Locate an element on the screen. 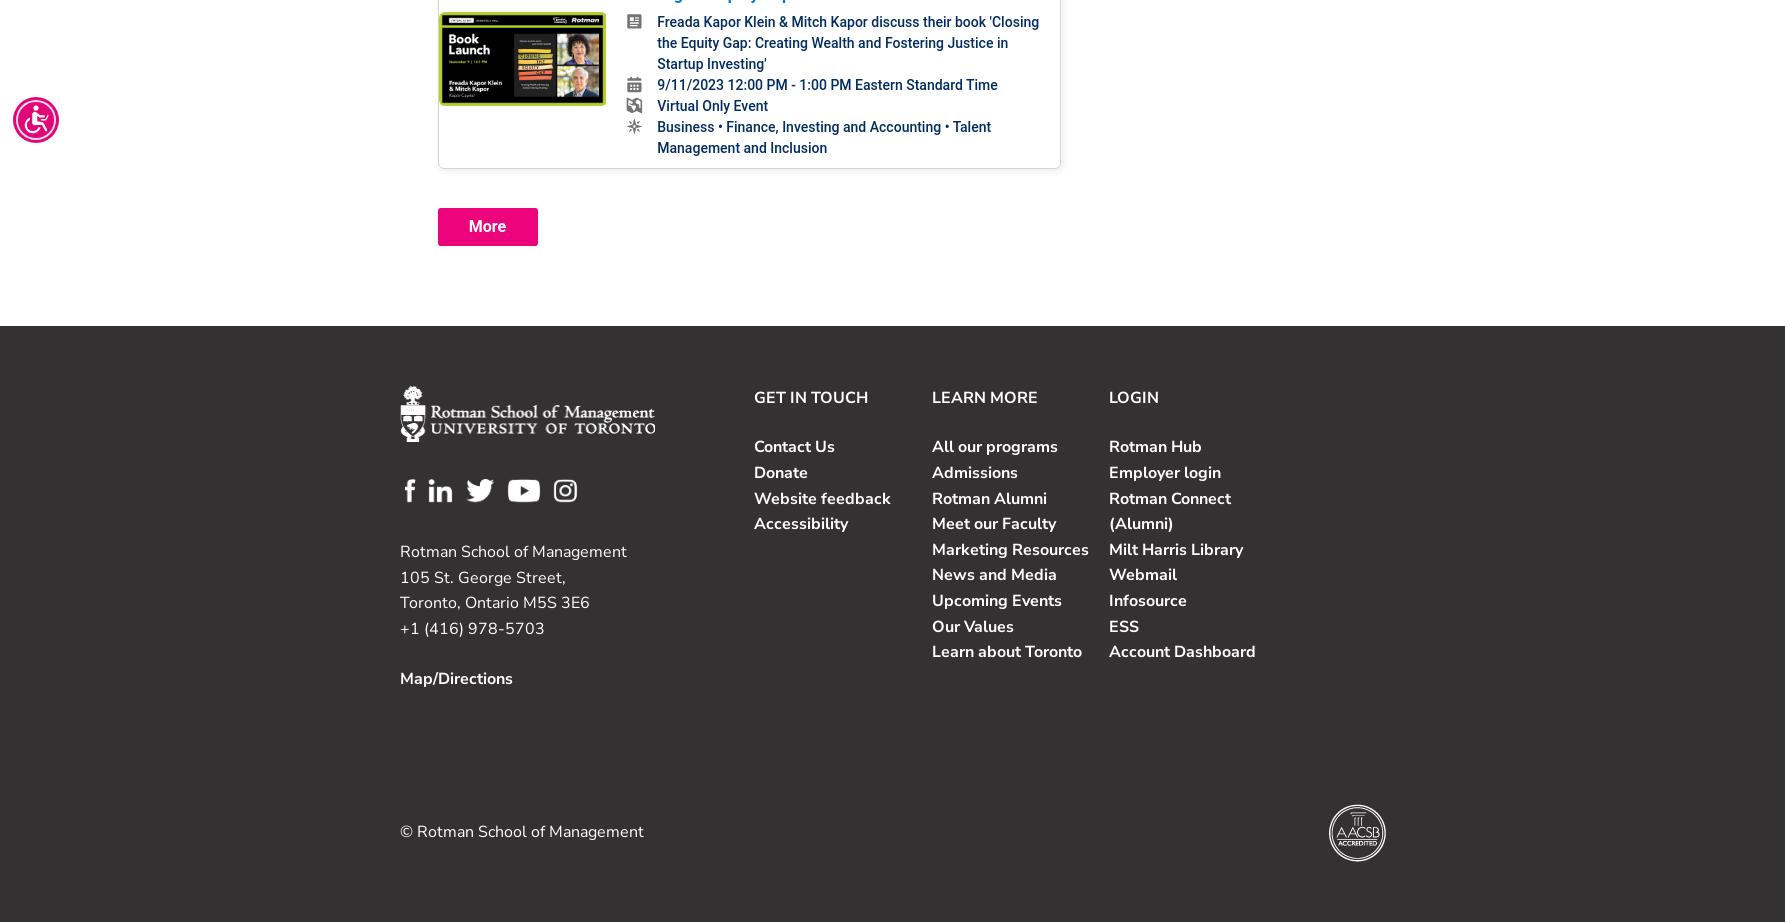 The width and height of the screenshot is (1785, 922). '+1 (416) 978-5703' is located at coordinates (470, 628).